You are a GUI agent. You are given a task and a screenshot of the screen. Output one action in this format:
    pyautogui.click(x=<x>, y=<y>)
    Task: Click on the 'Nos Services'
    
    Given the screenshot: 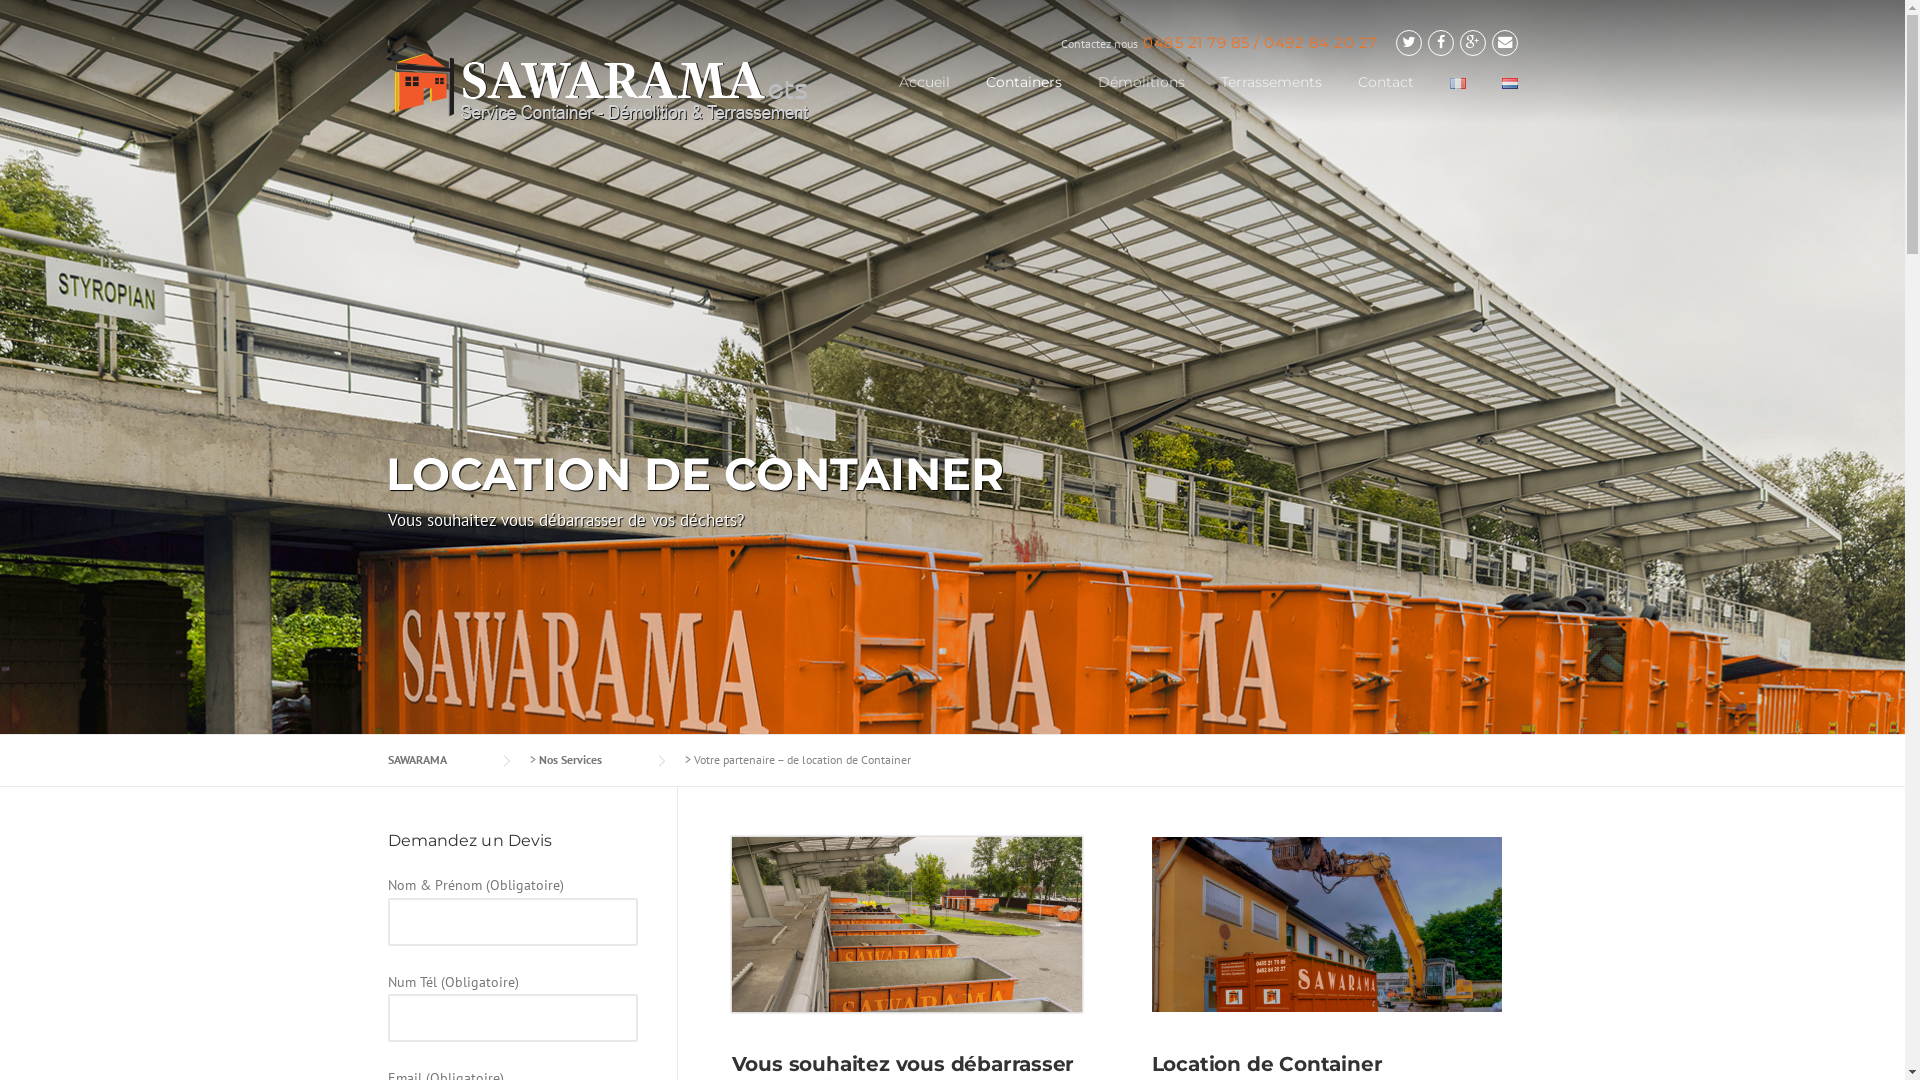 What is the action you would take?
    pyautogui.click(x=588, y=759)
    